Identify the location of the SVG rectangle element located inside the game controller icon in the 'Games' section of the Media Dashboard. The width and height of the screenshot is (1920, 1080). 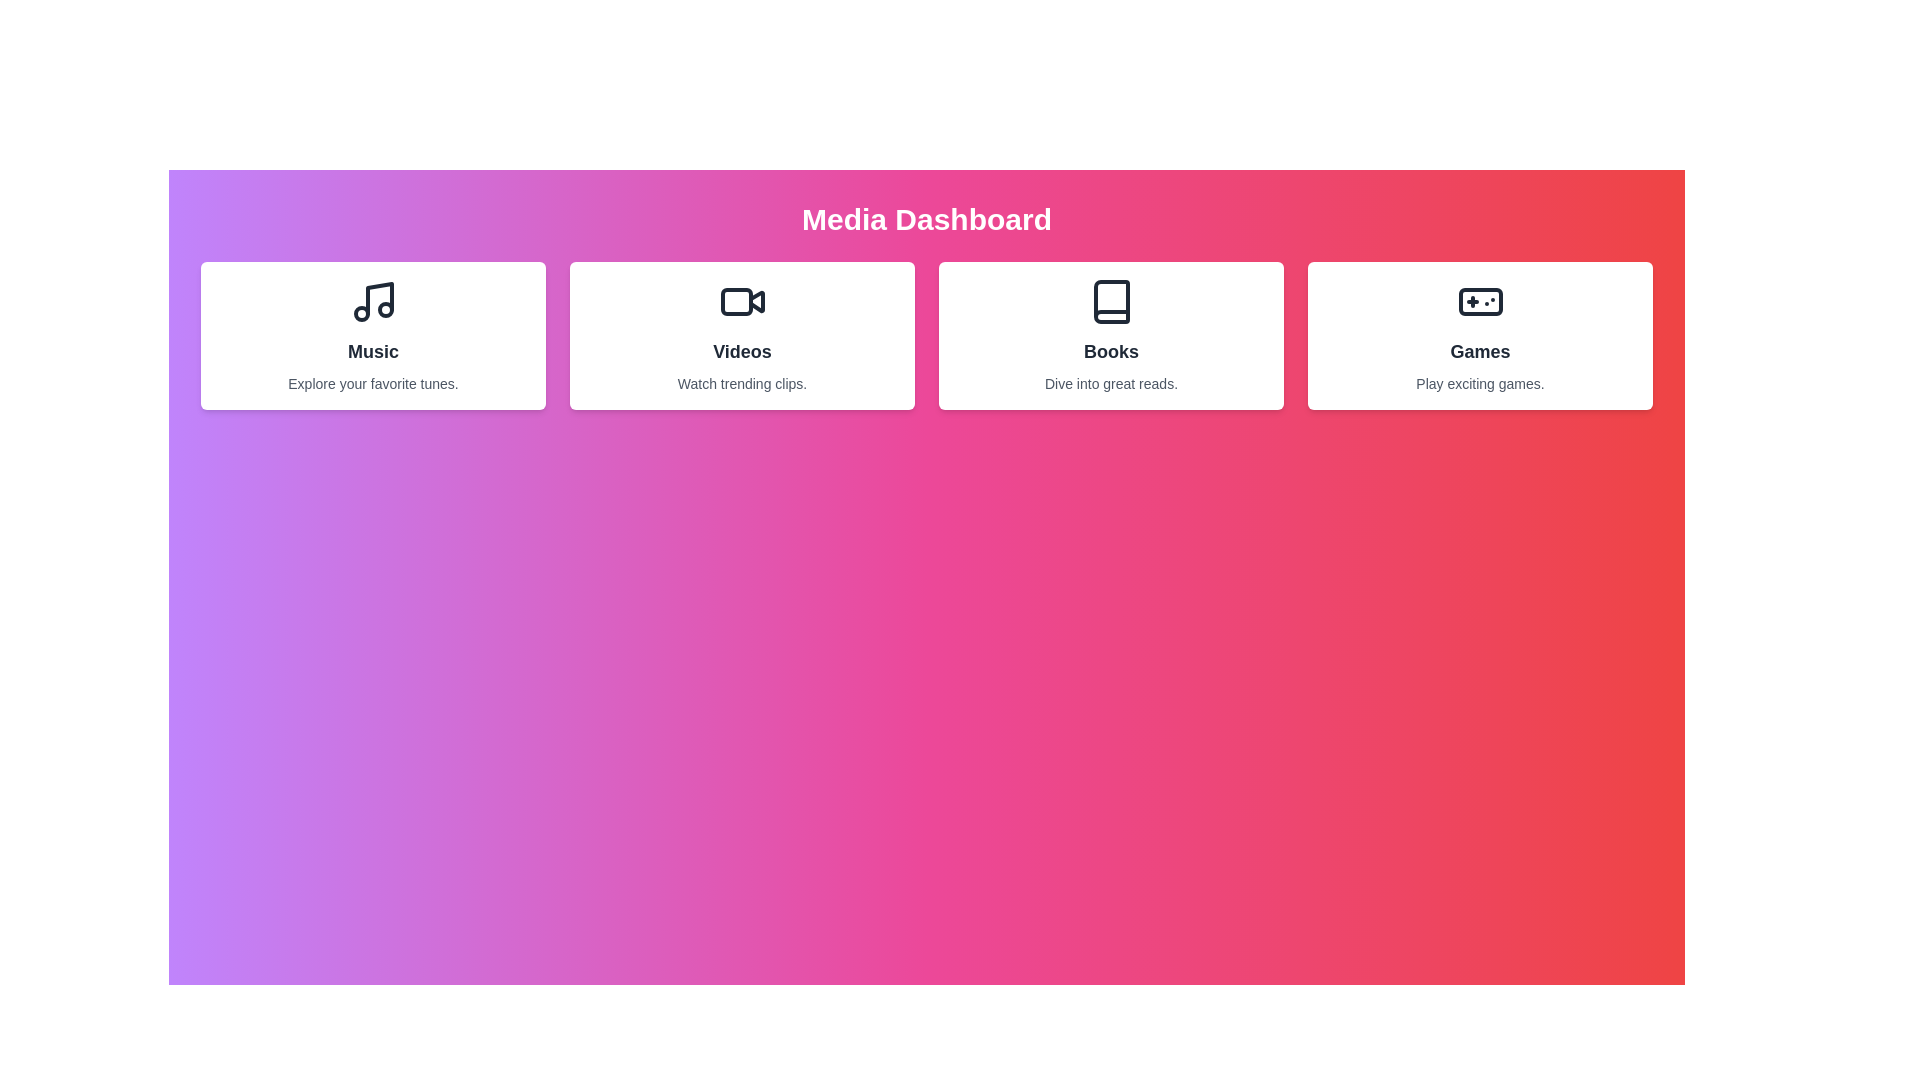
(1480, 301).